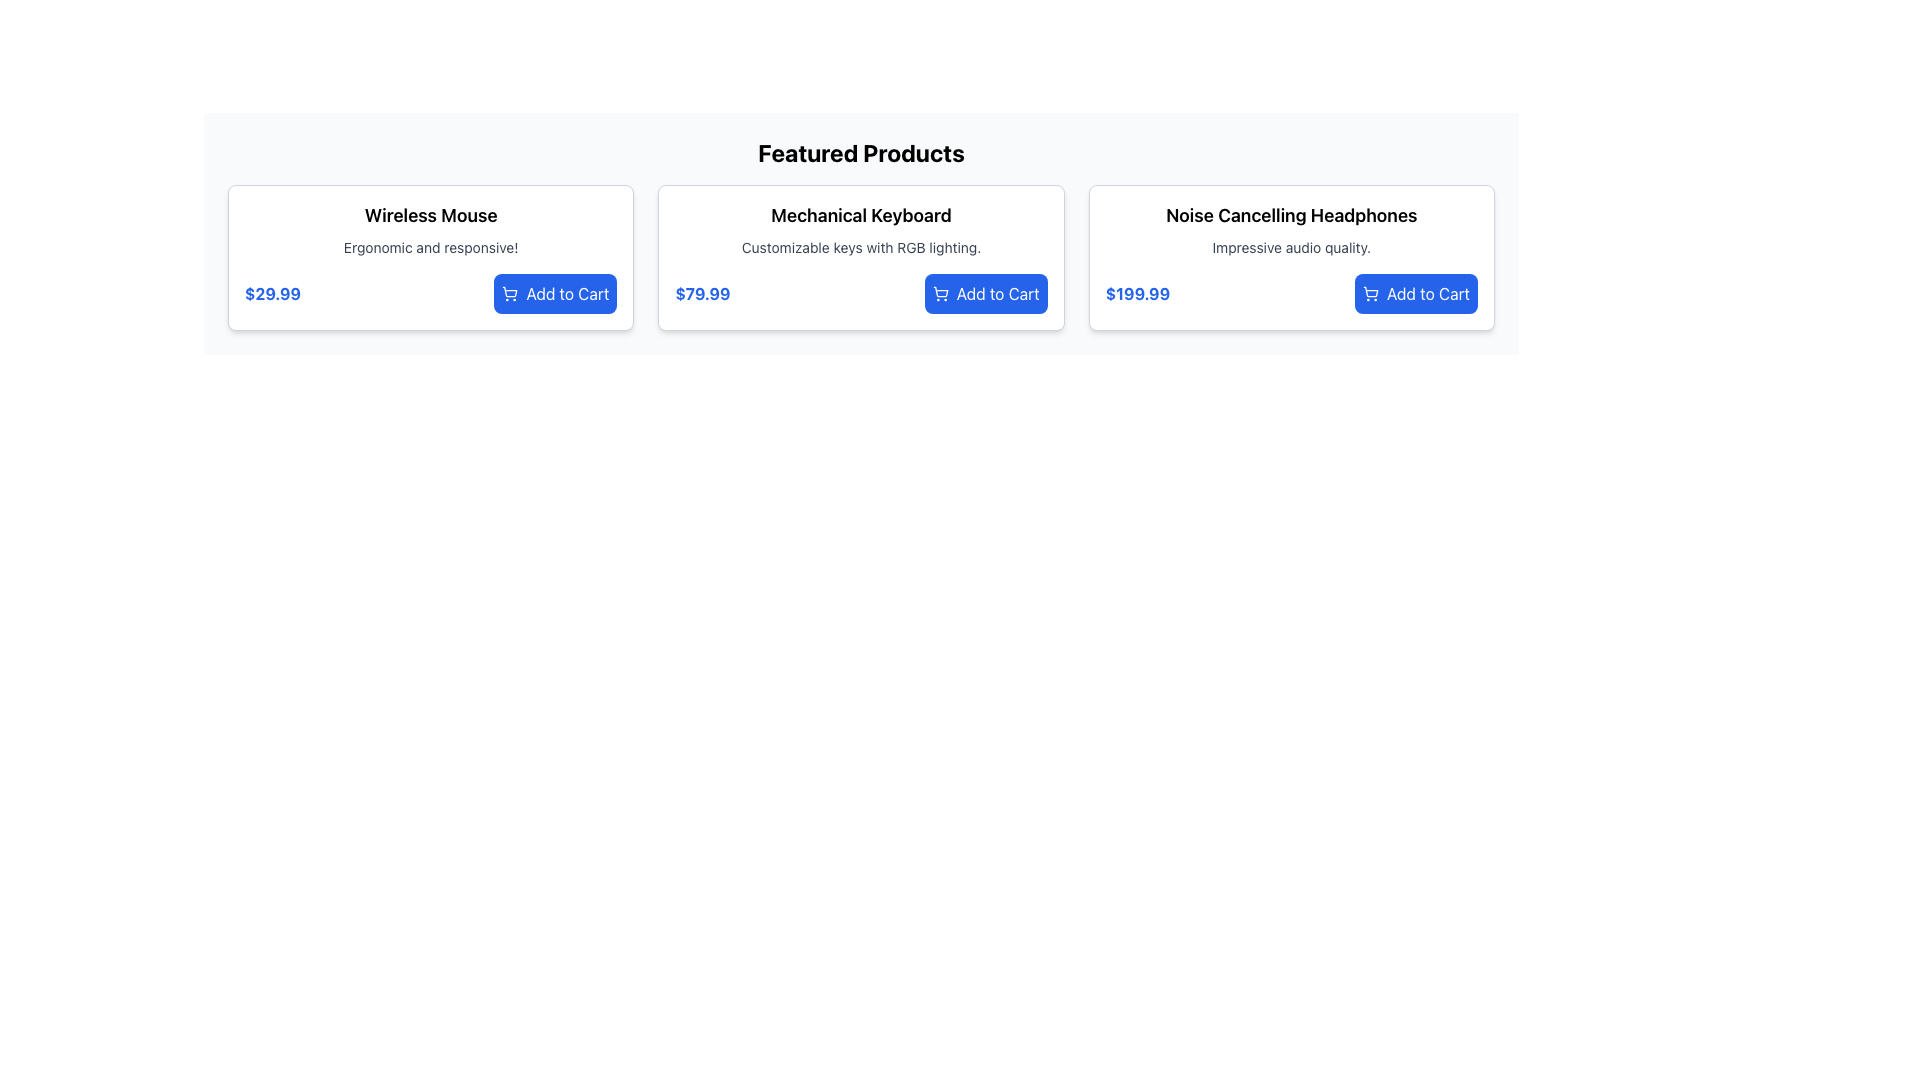 Image resolution: width=1920 pixels, height=1080 pixels. I want to click on the static text label displaying 'Impressive audio quality.' located beneath the title 'Noise Cancelling Headphones' and above the price and 'Add to Cart' section within the product card, so click(1291, 246).